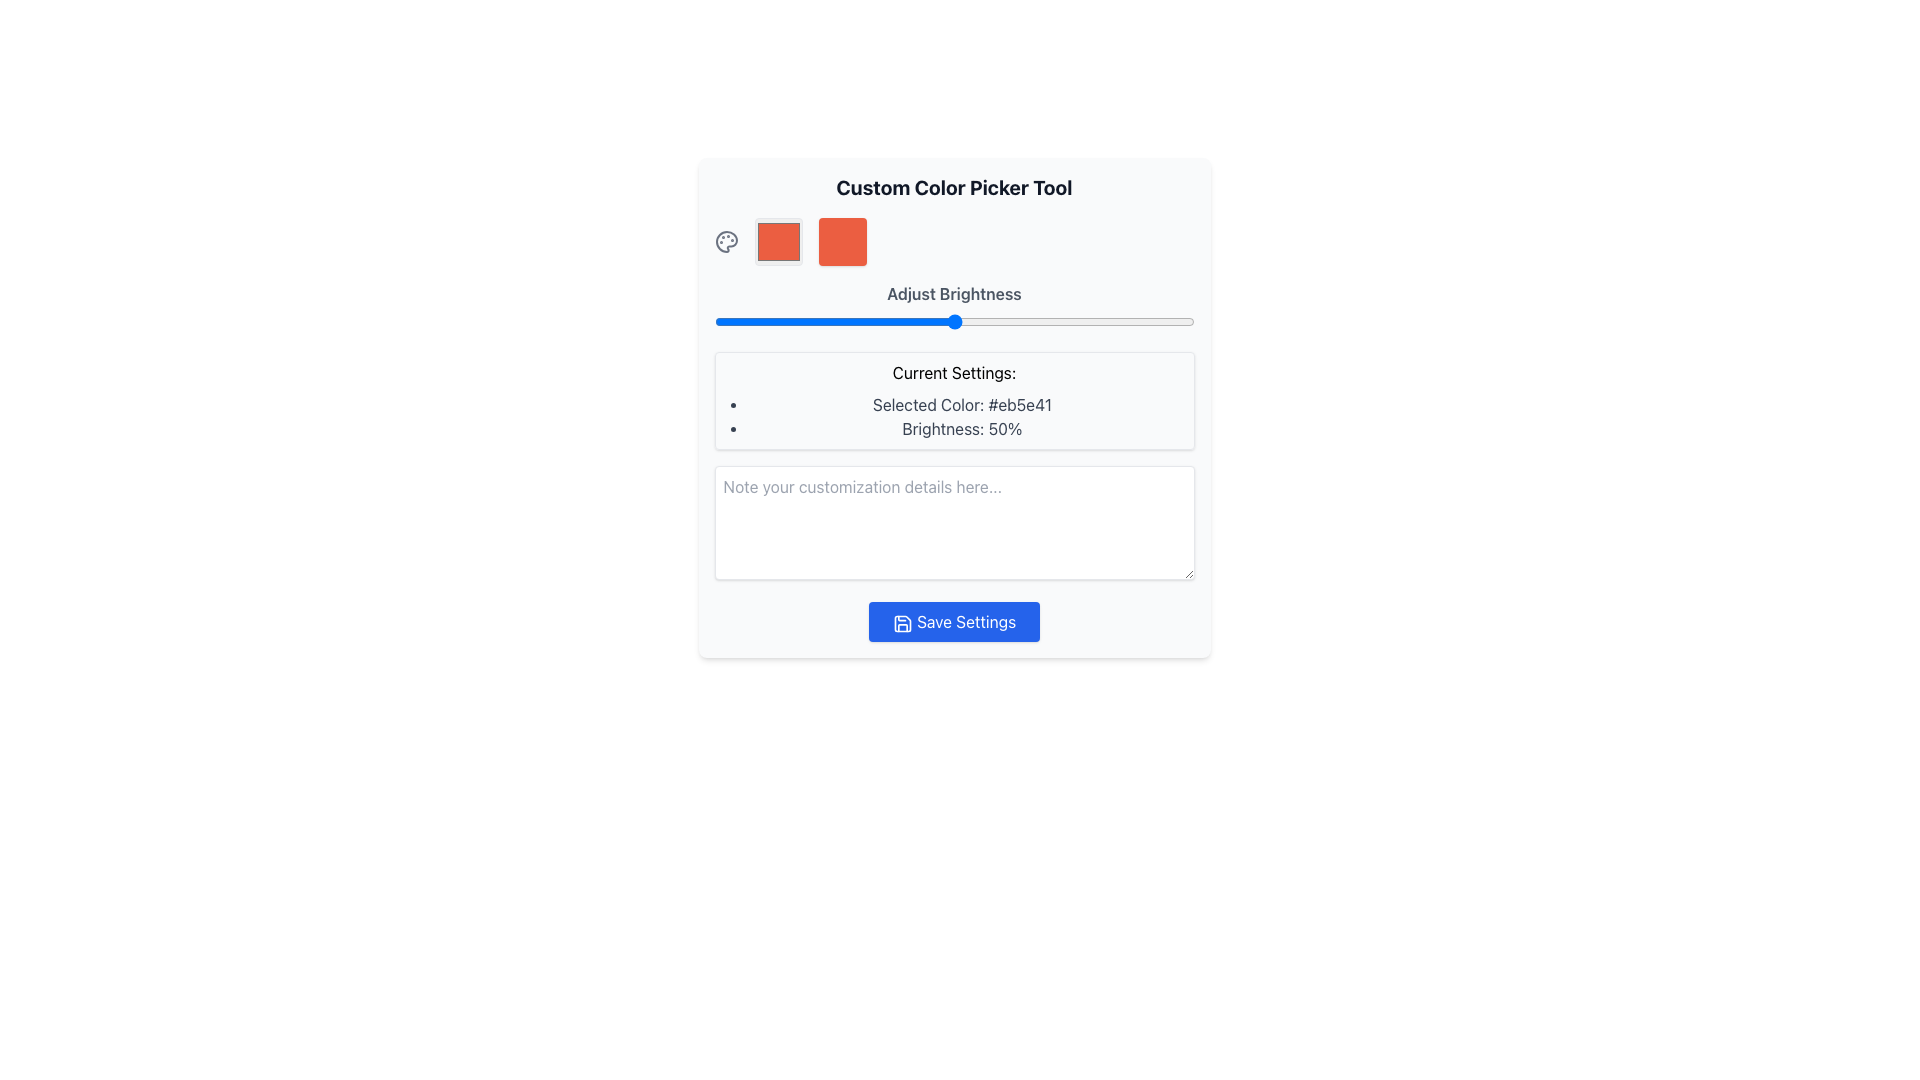 The width and height of the screenshot is (1920, 1080). Describe the element at coordinates (973, 320) in the screenshot. I see `brightness` at that location.